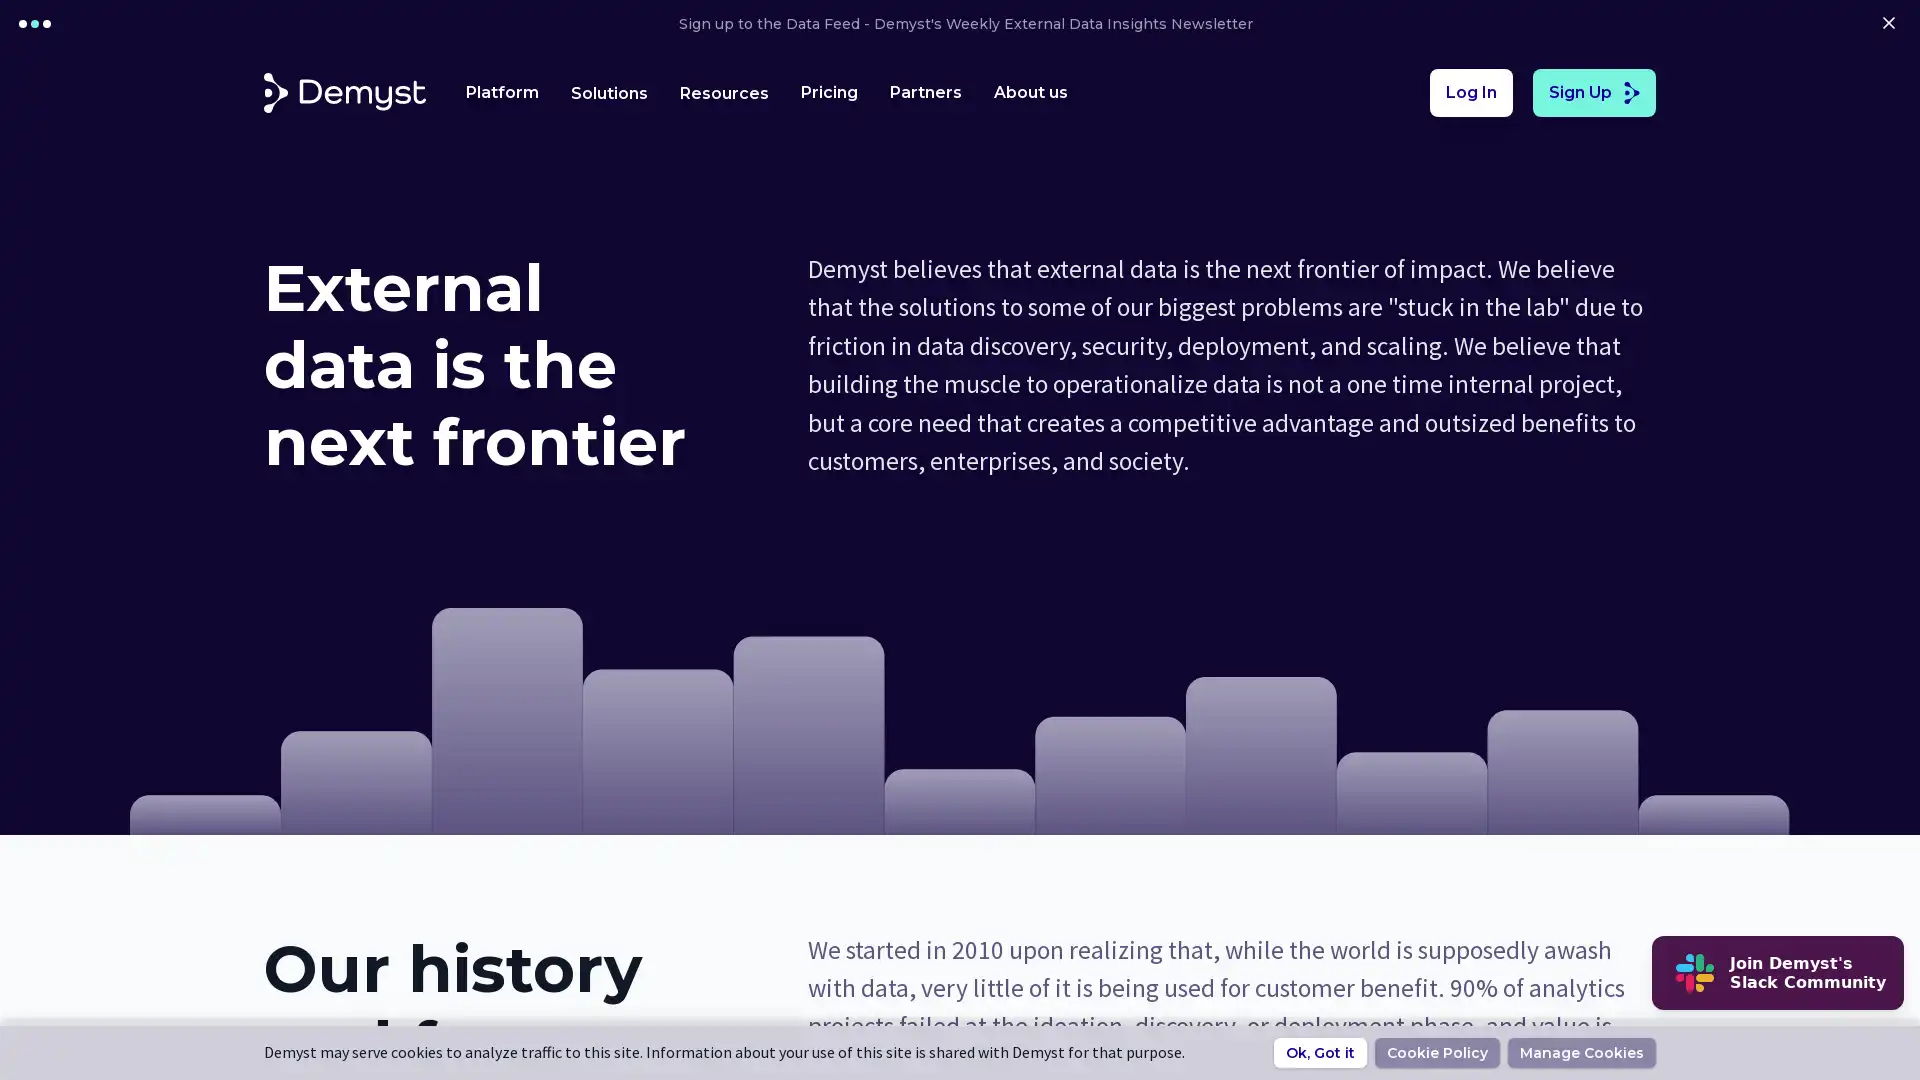 This screenshot has height=1080, width=1920. Describe the element at coordinates (34, 23) in the screenshot. I see `Banner control button 1` at that location.